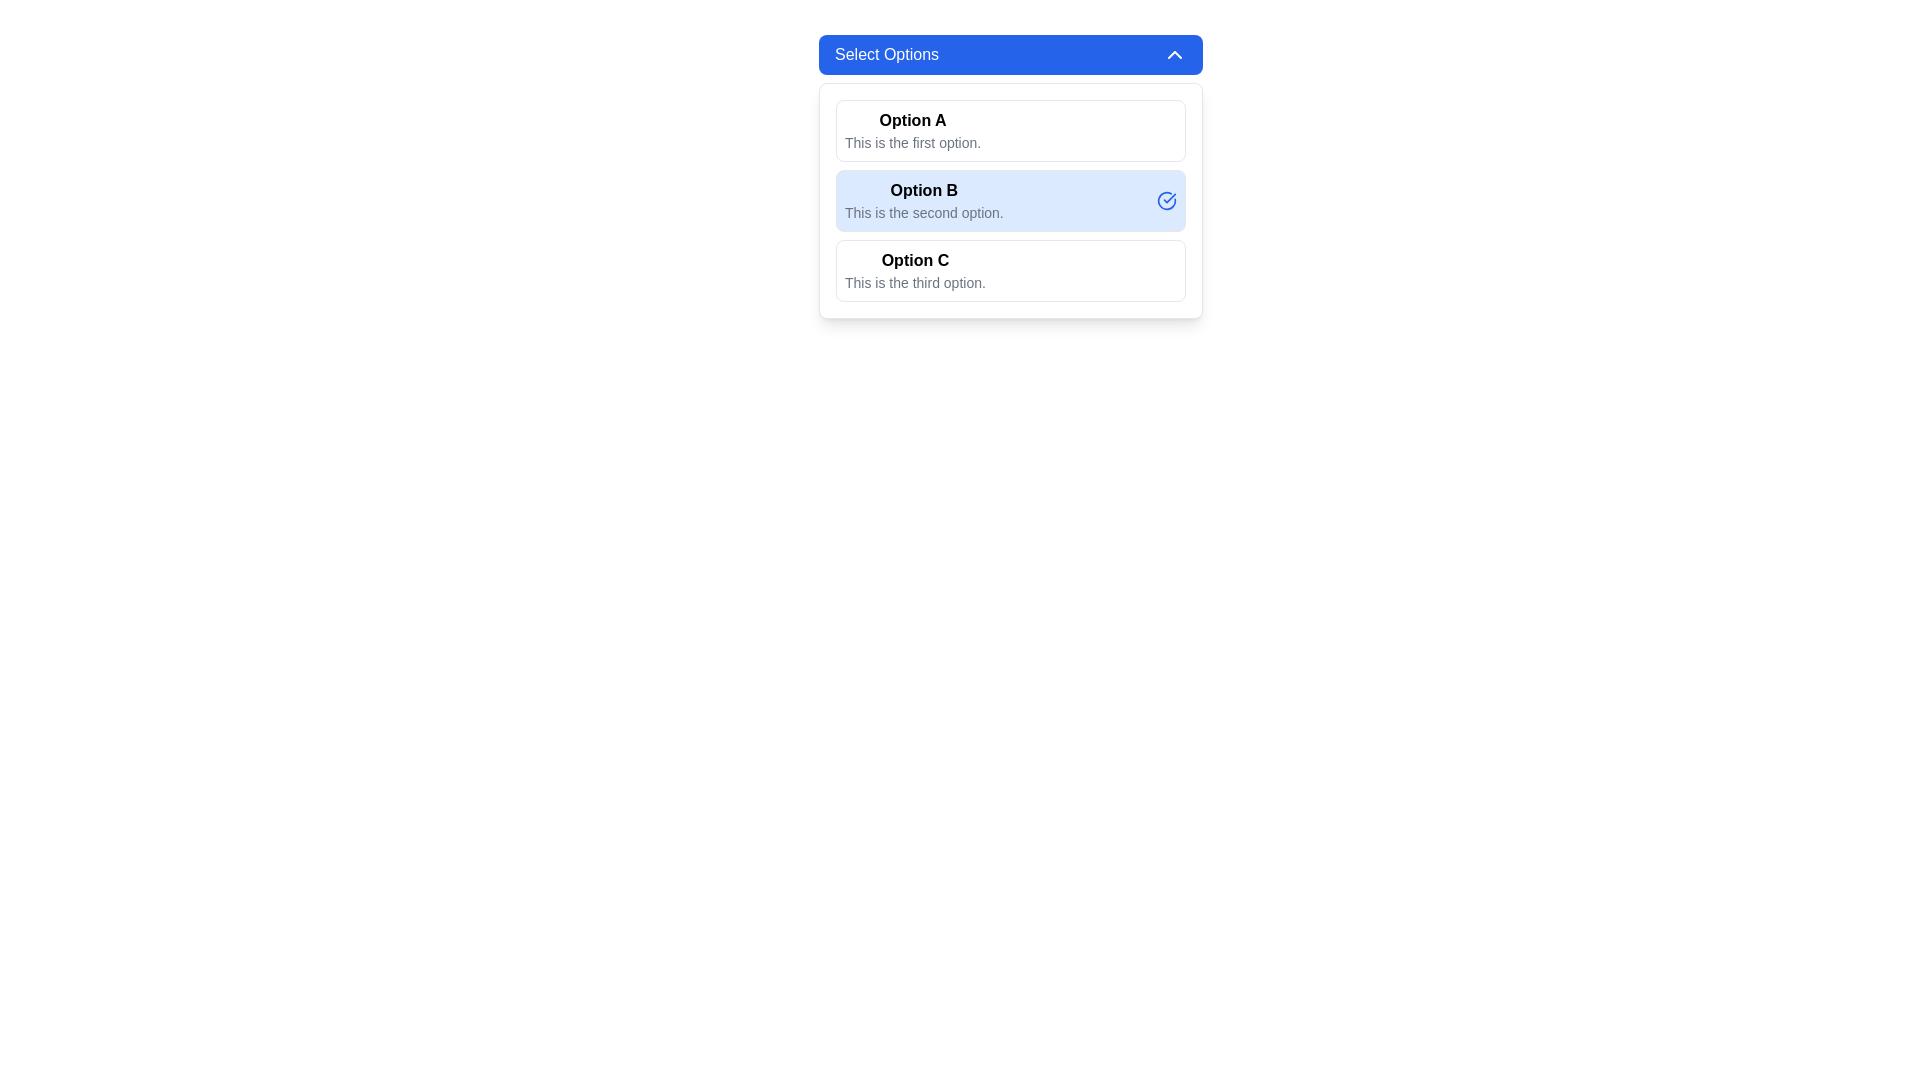  Describe the element at coordinates (923, 190) in the screenshot. I see `the text label indicating the second option in the dropdown menu titled 'Select Options'` at that location.